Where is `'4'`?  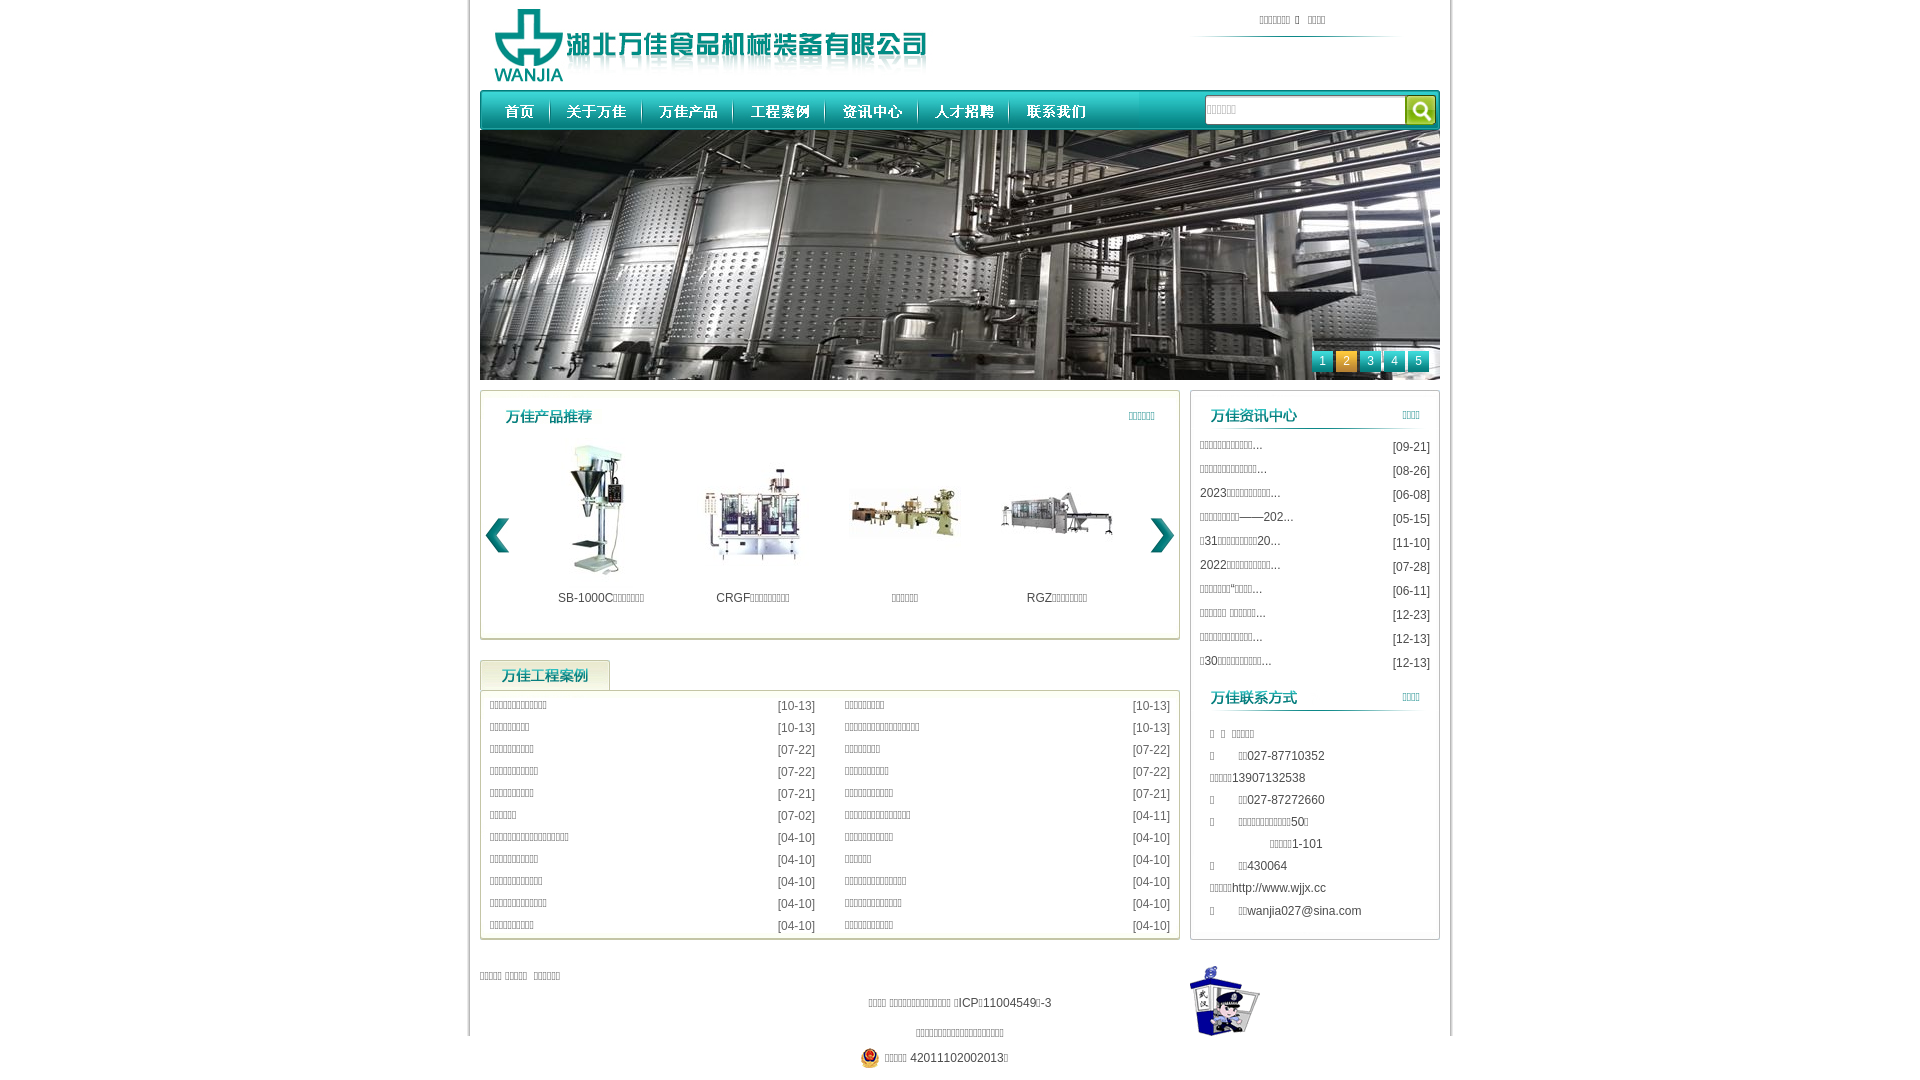 '4' is located at coordinates (1382, 361).